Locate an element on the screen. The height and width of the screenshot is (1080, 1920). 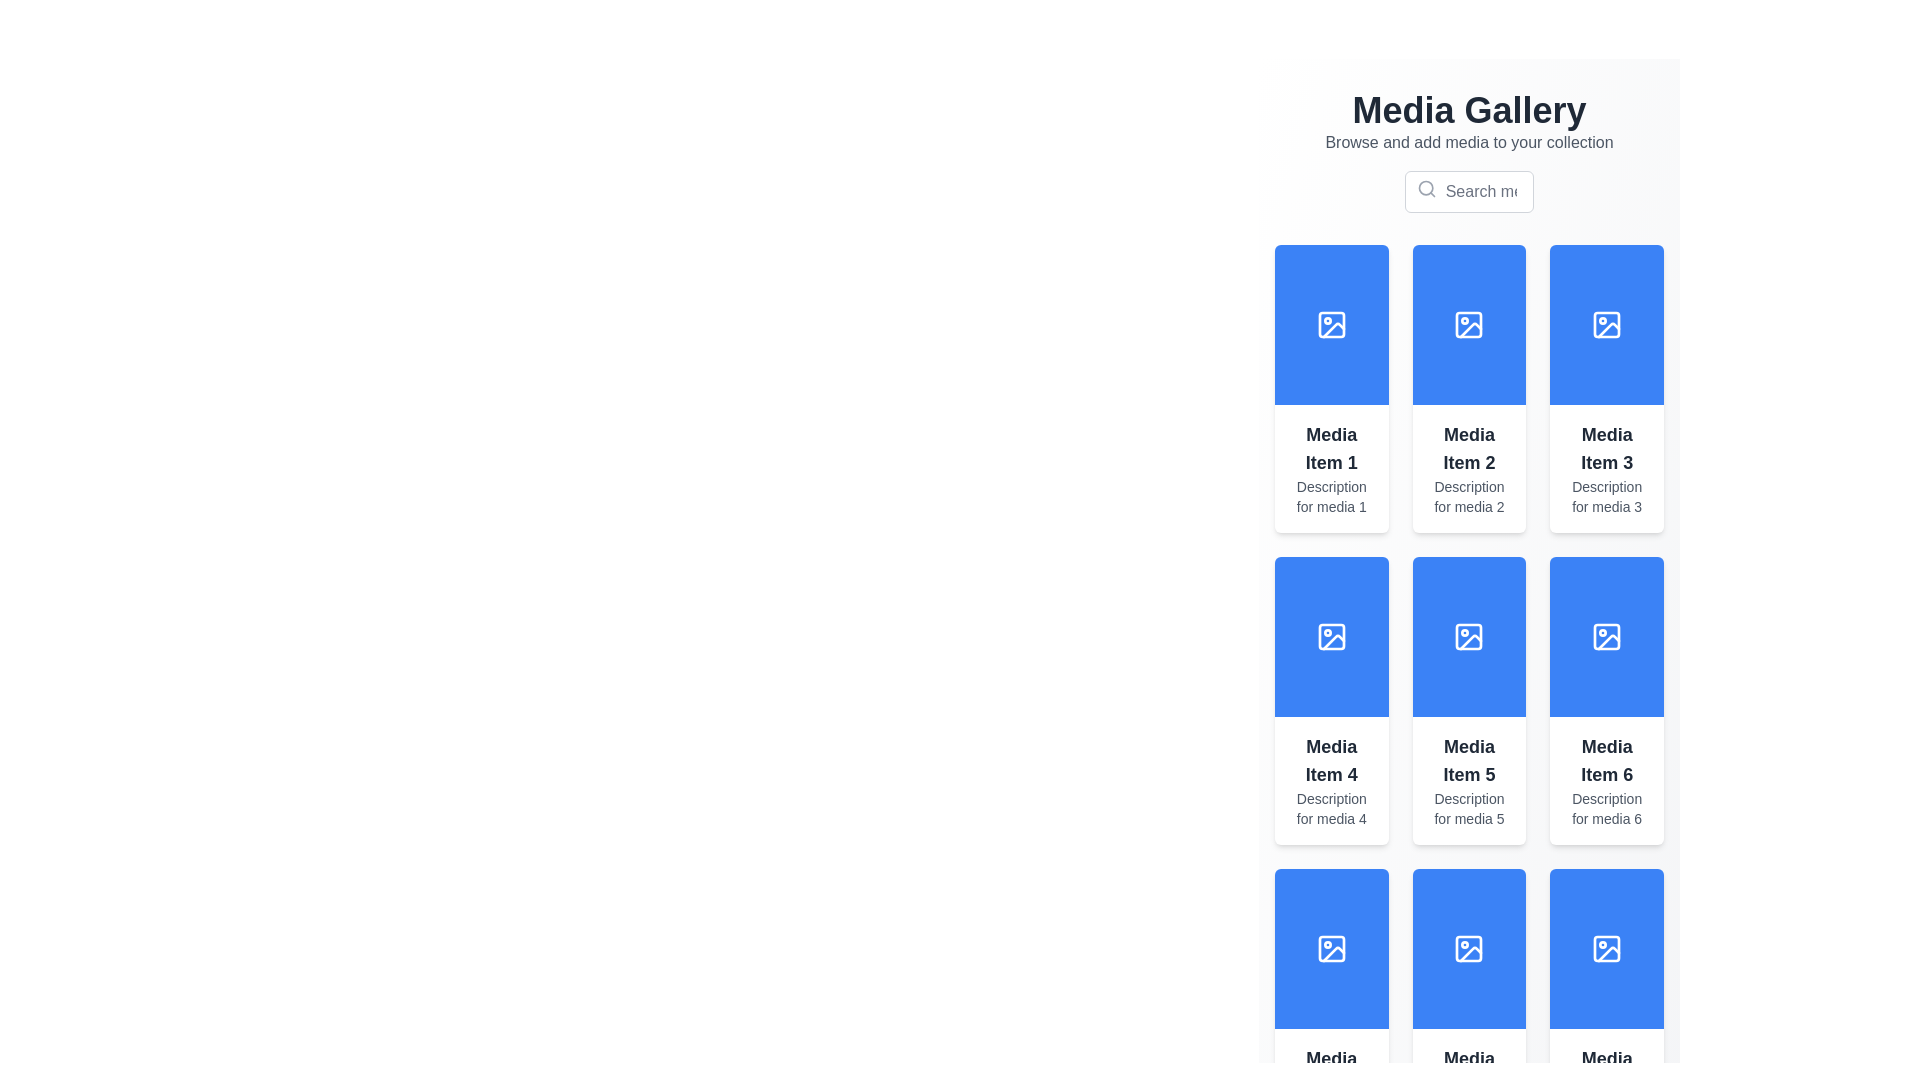
the title text element that serves as a label for a media item in the gallery, located in the second row and third column of the grid is located at coordinates (1607, 760).